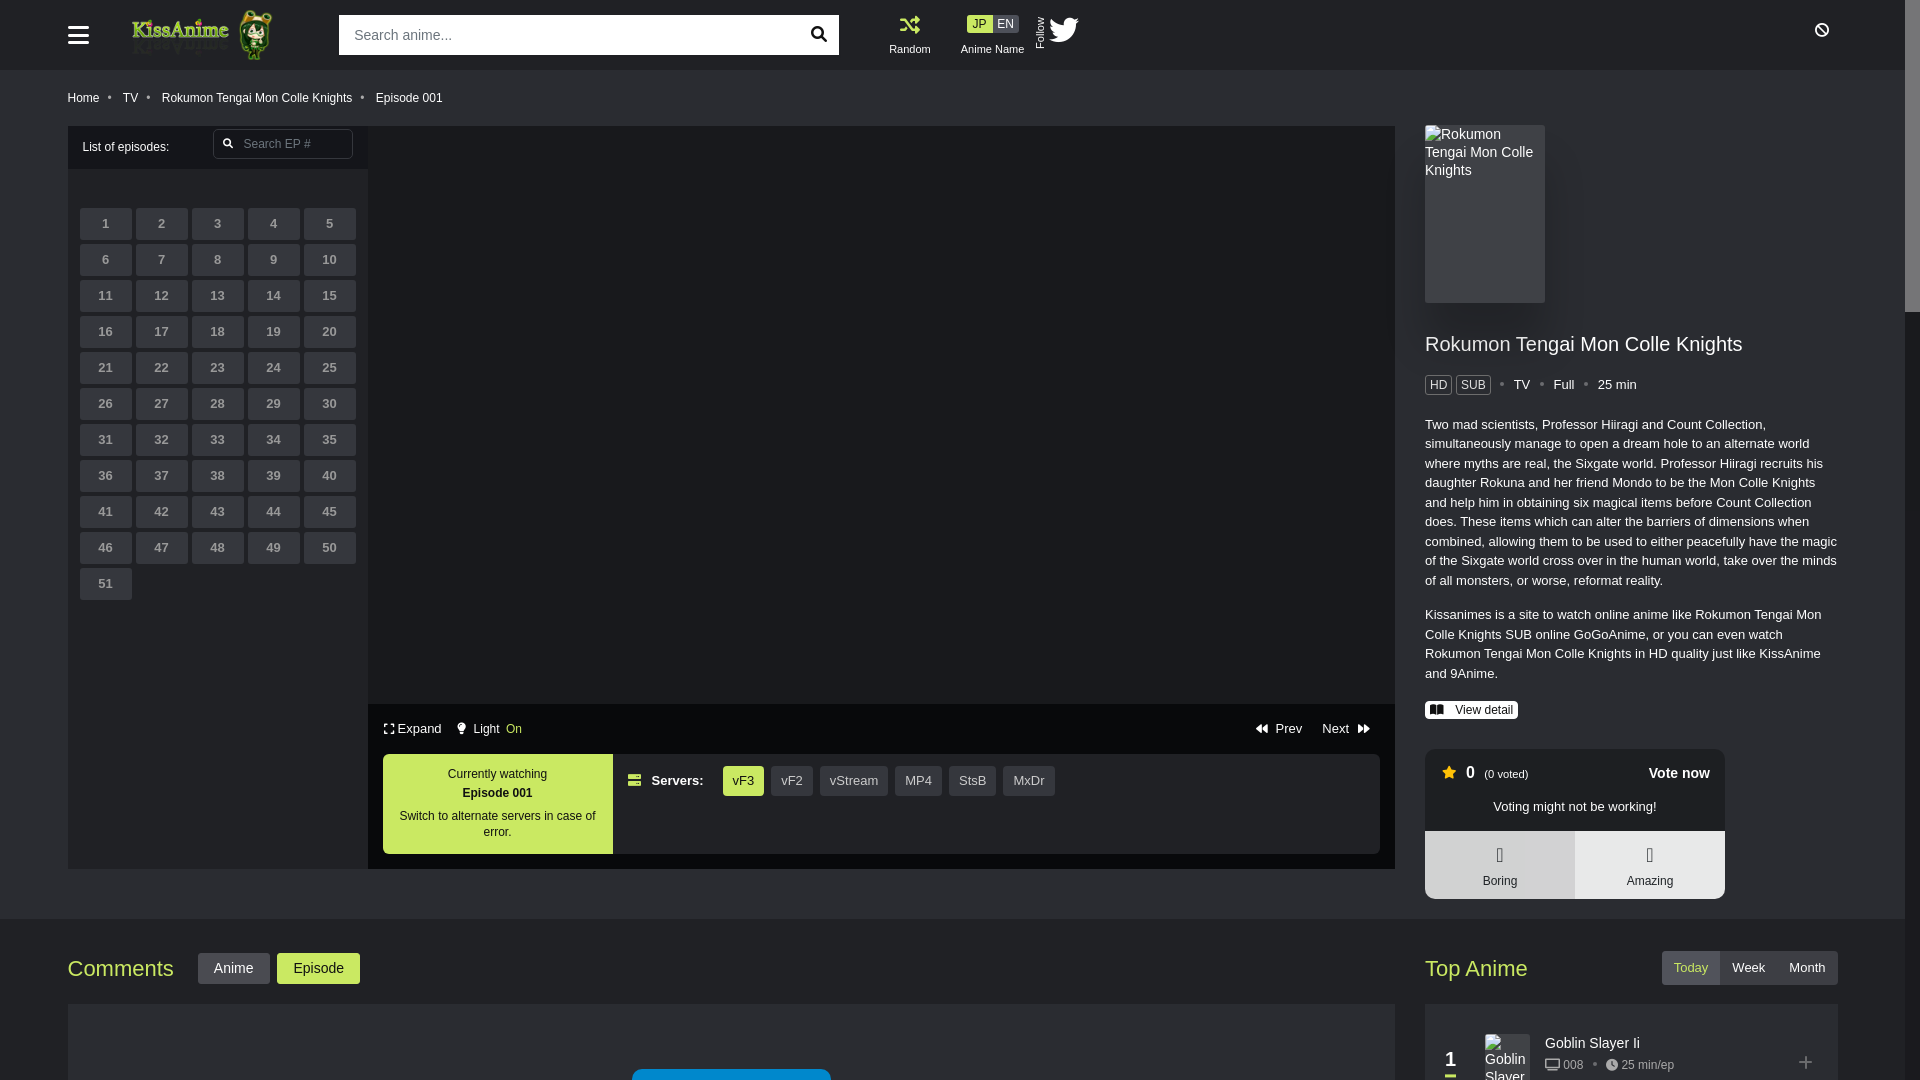 This screenshot has height=1080, width=1920. Describe the element at coordinates (330, 404) in the screenshot. I see `'30'` at that location.